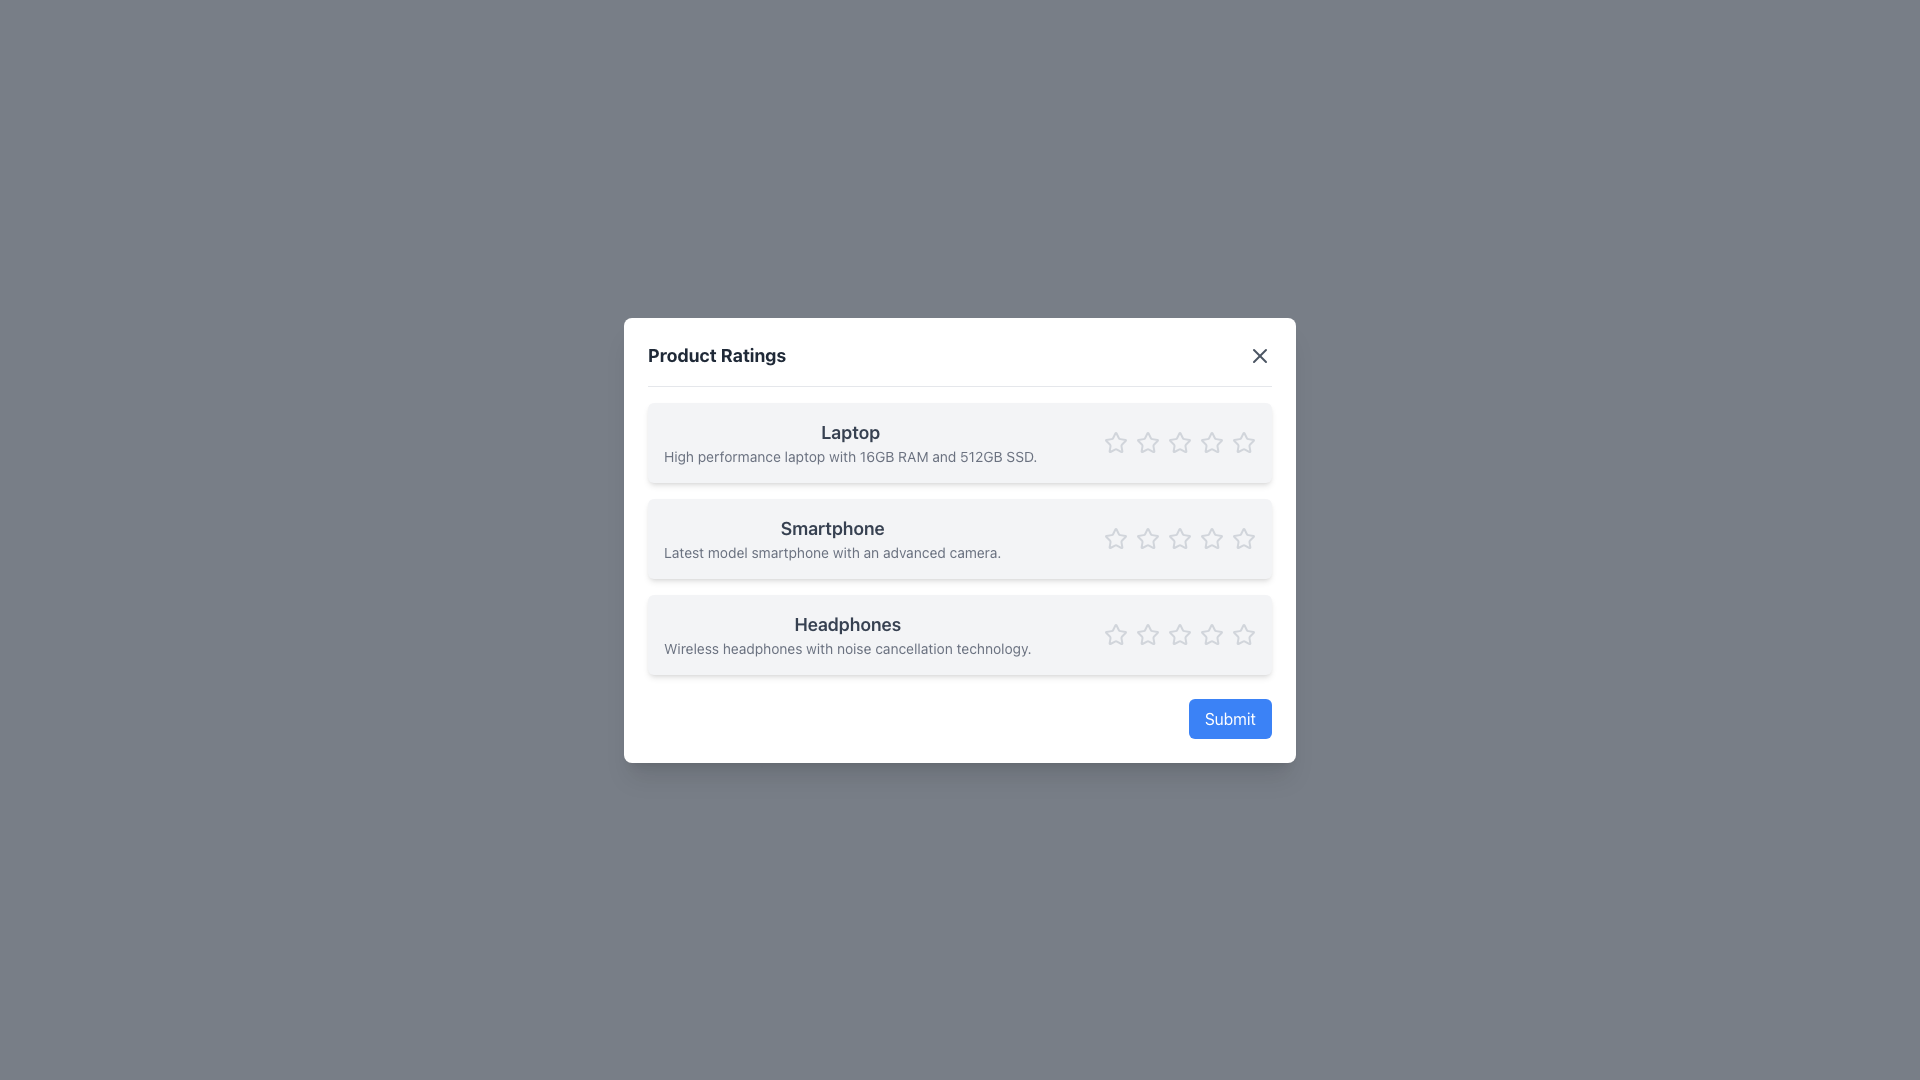 The image size is (1920, 1080). What do you see at coordinates (1210, 441) in the screenshot?
I see `the fifth star-shaped icon in the rating section for the 'Laptop' product to rate it` at bounding box center [1210, 441].